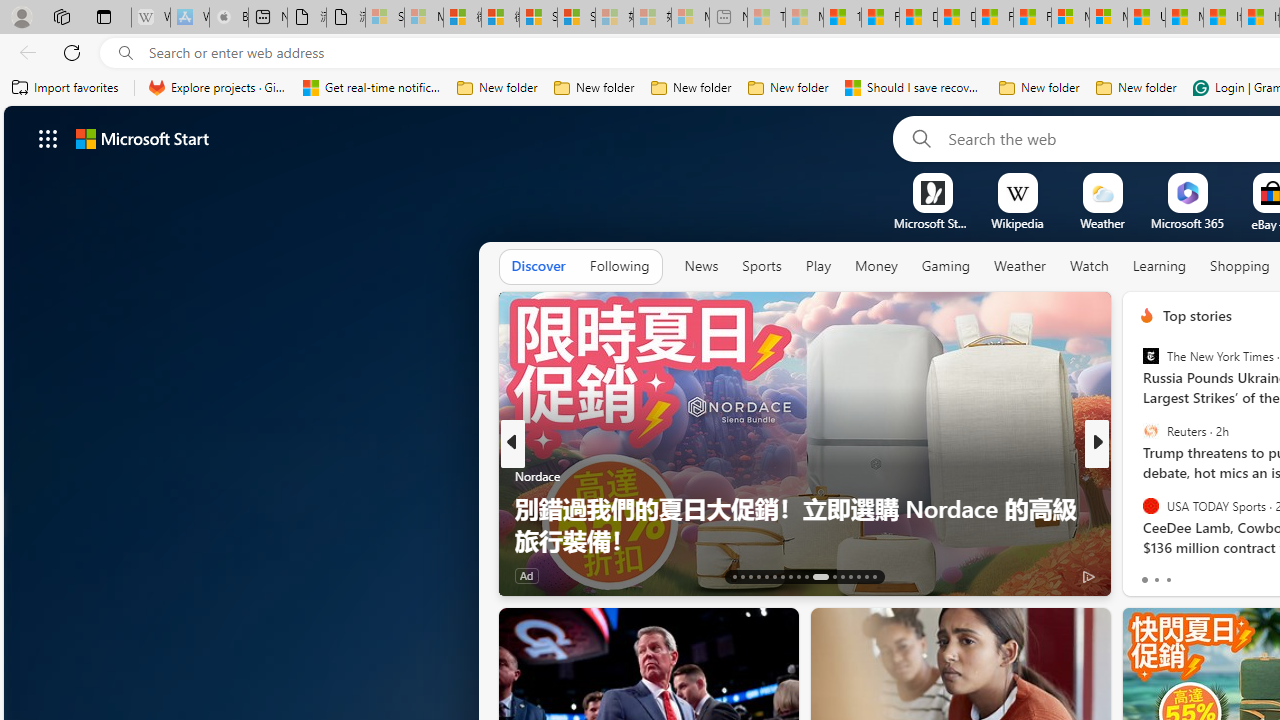  What do you see at coordinates (1152, 575) in the screenshot?
I see `'255 Like'` at bounding box center [1152, 575].